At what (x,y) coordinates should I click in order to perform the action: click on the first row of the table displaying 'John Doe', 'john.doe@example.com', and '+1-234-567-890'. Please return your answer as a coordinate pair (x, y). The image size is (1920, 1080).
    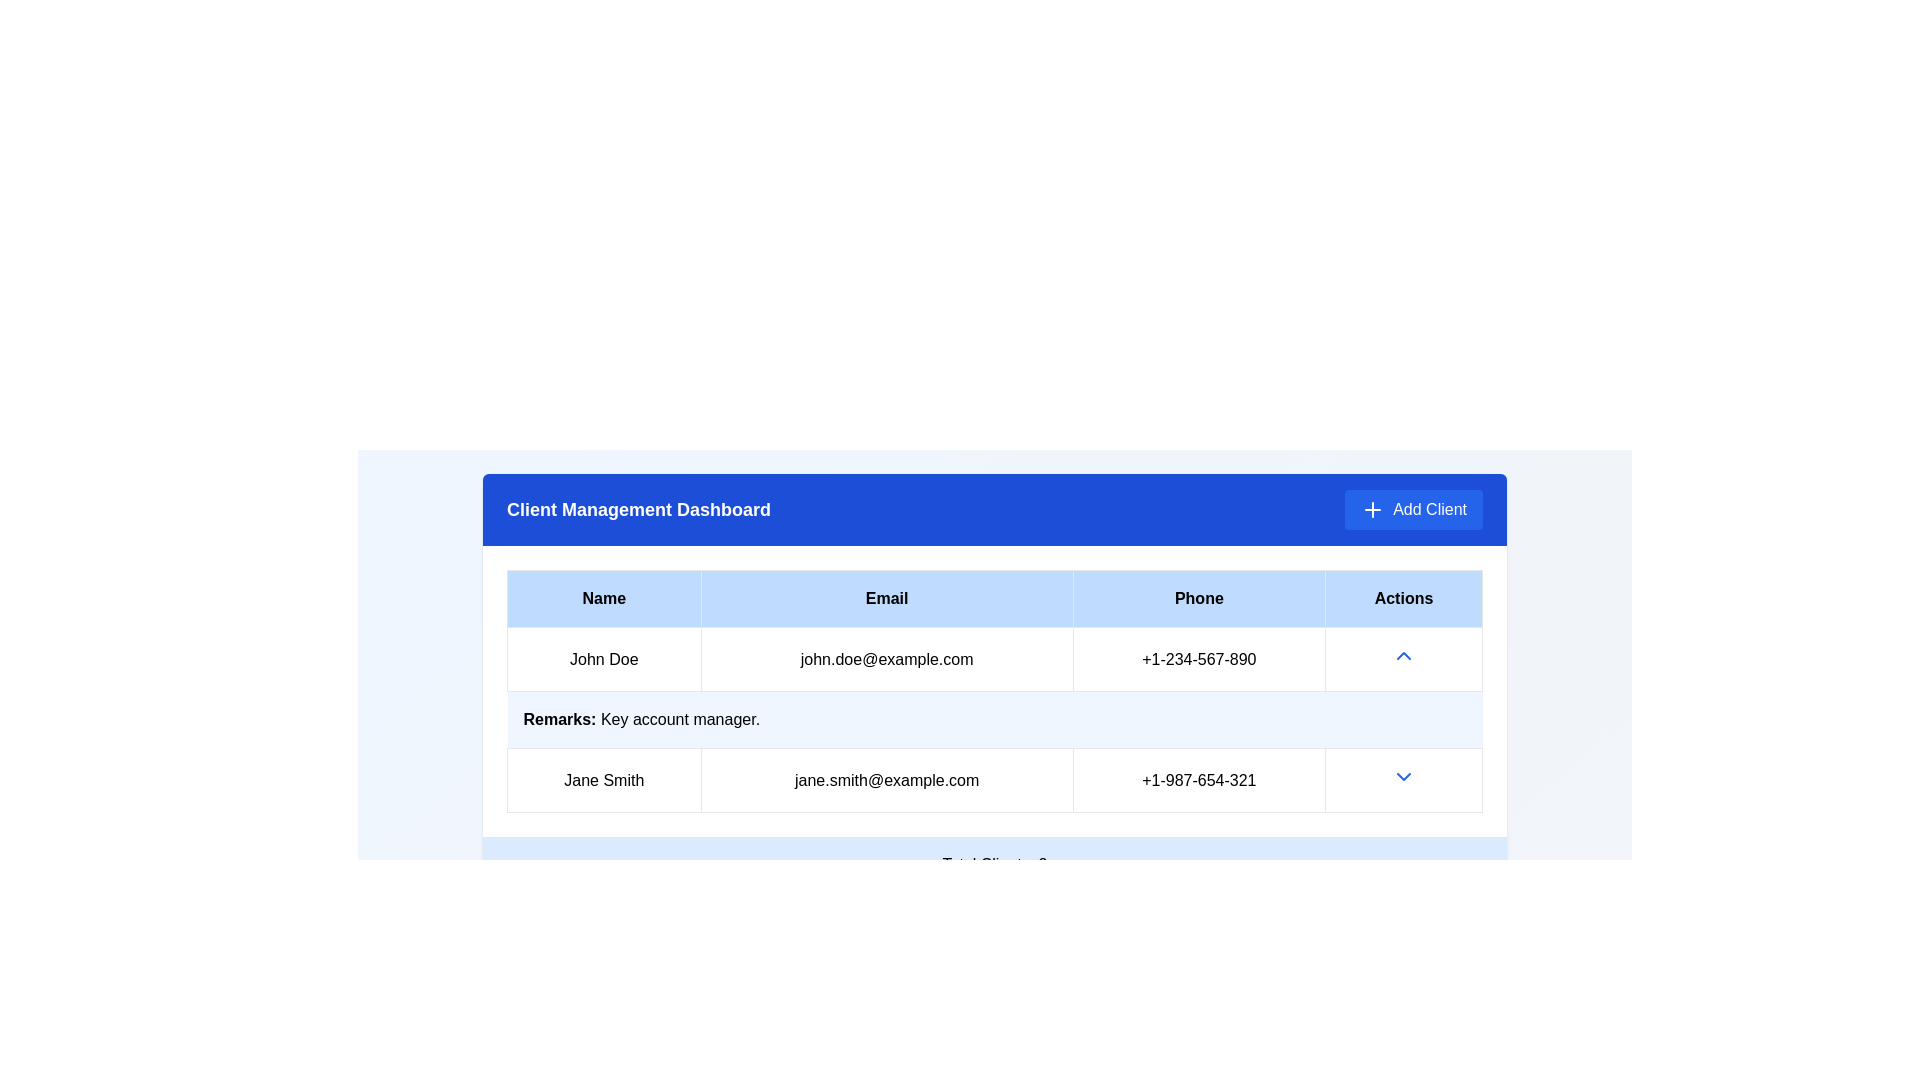
    Looking at the image, I should click on (994, 659).